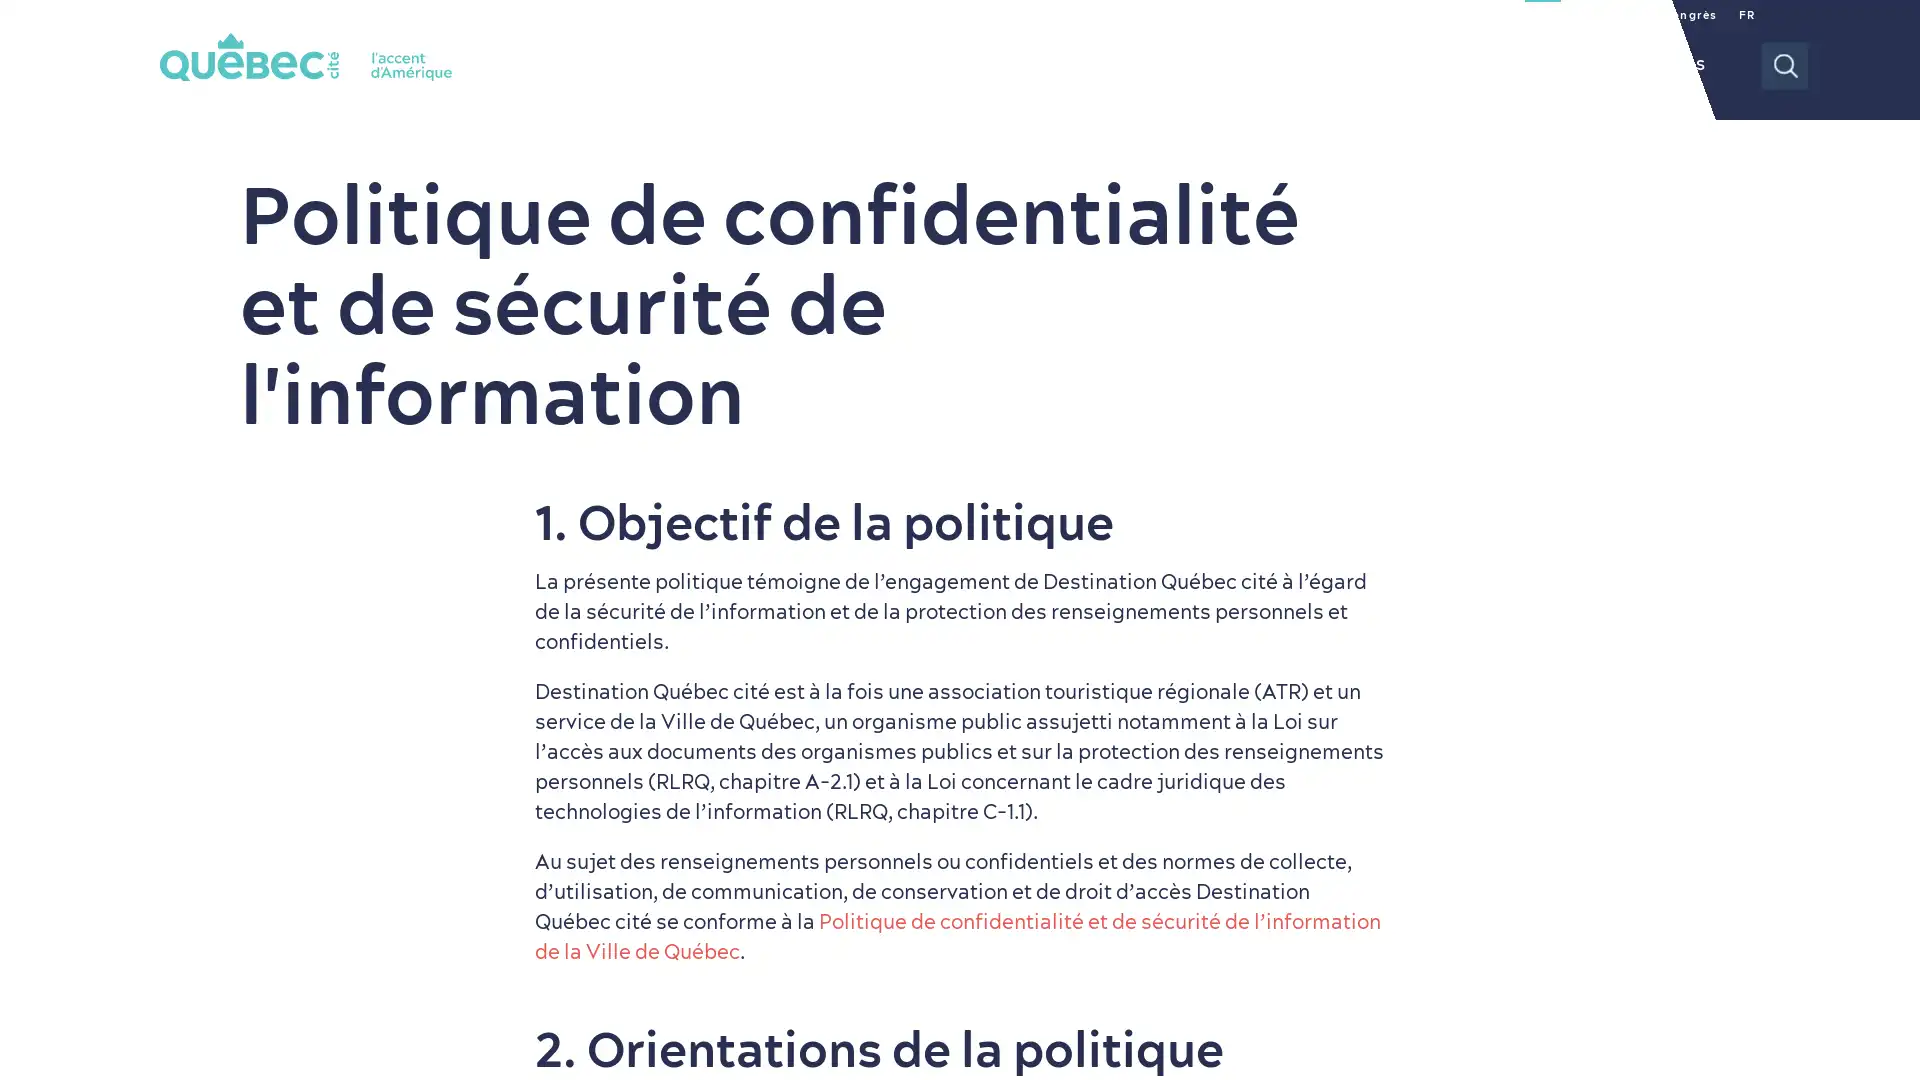 This screenshot has height=1080, width=1920. Describe the element at coordinates (1855, 142) in the screenshot. I see `Tous` at that location.